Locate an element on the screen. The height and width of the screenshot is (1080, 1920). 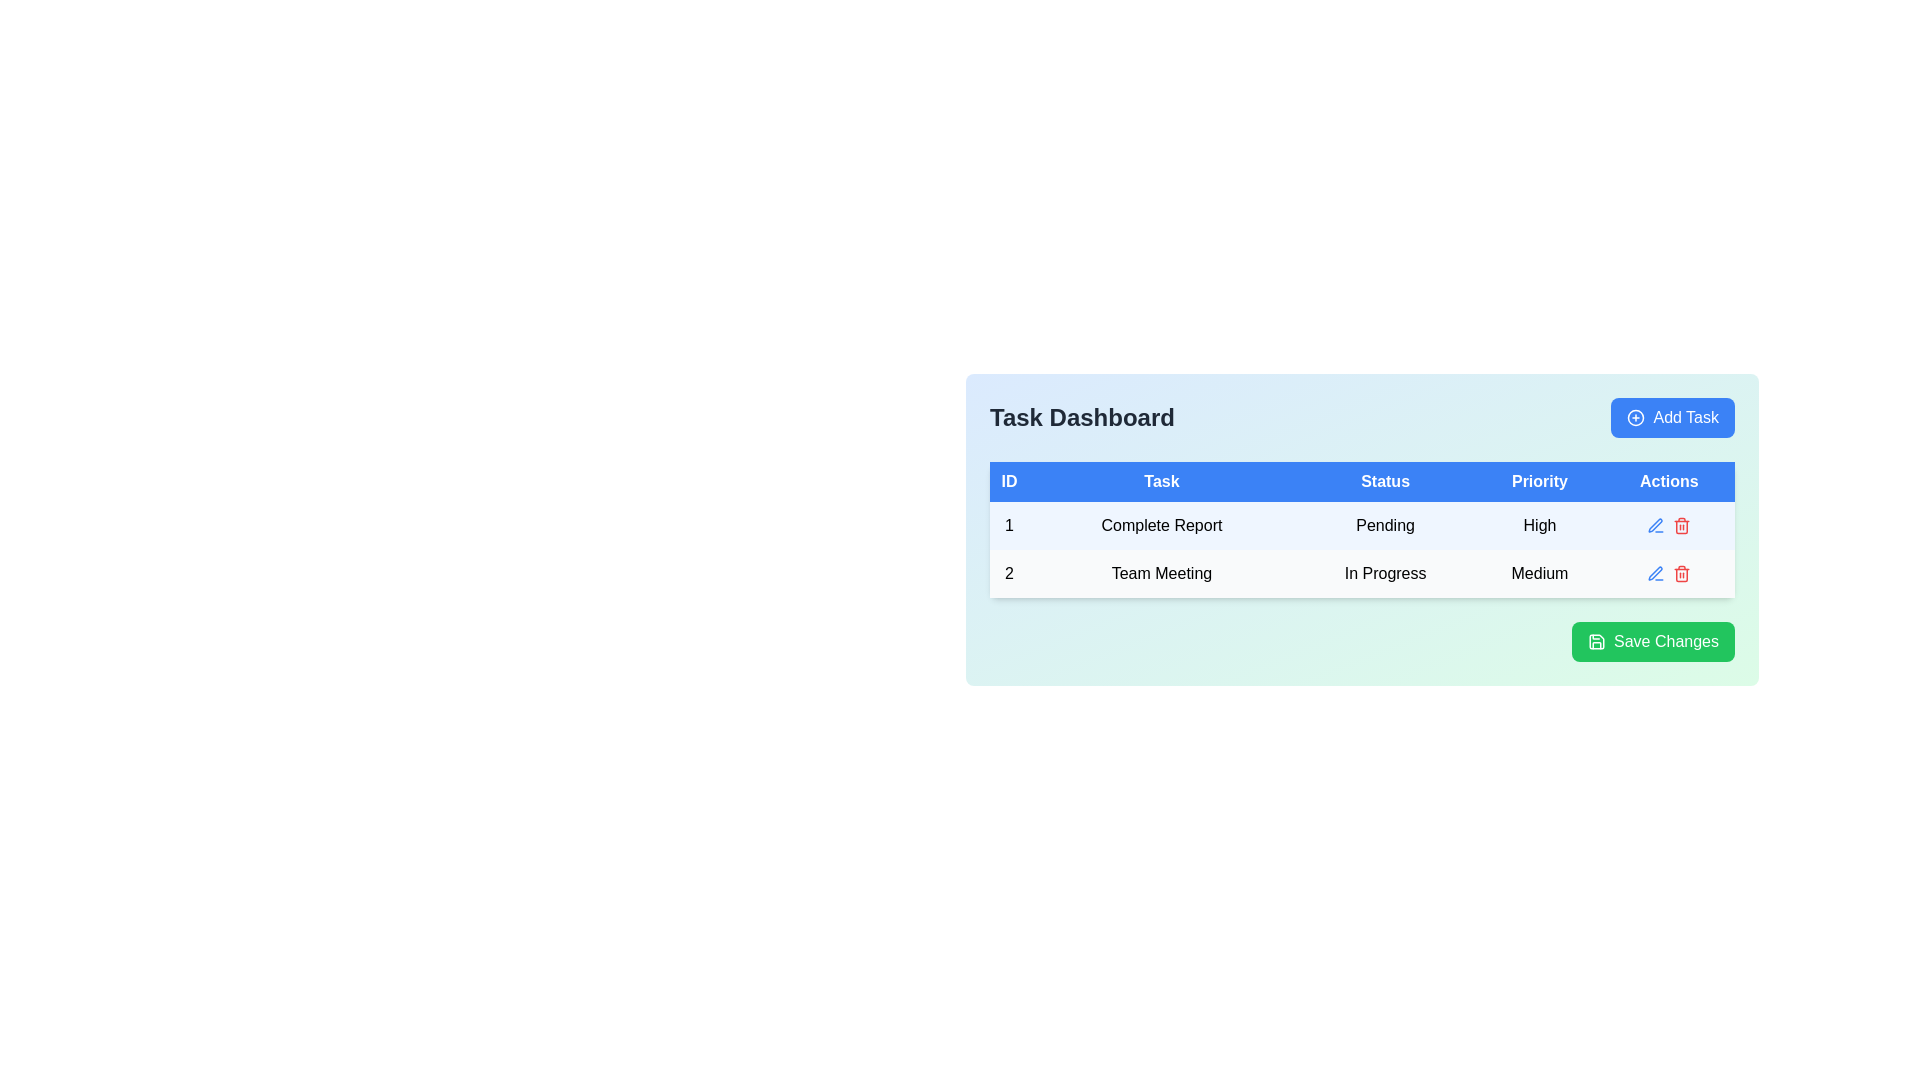
the save icon, which is a minimalist floppy disk representation located to the left of the 'Save Changes' text within a green button in the lower-right corner of the interface is located at coordinates (1596, 641).